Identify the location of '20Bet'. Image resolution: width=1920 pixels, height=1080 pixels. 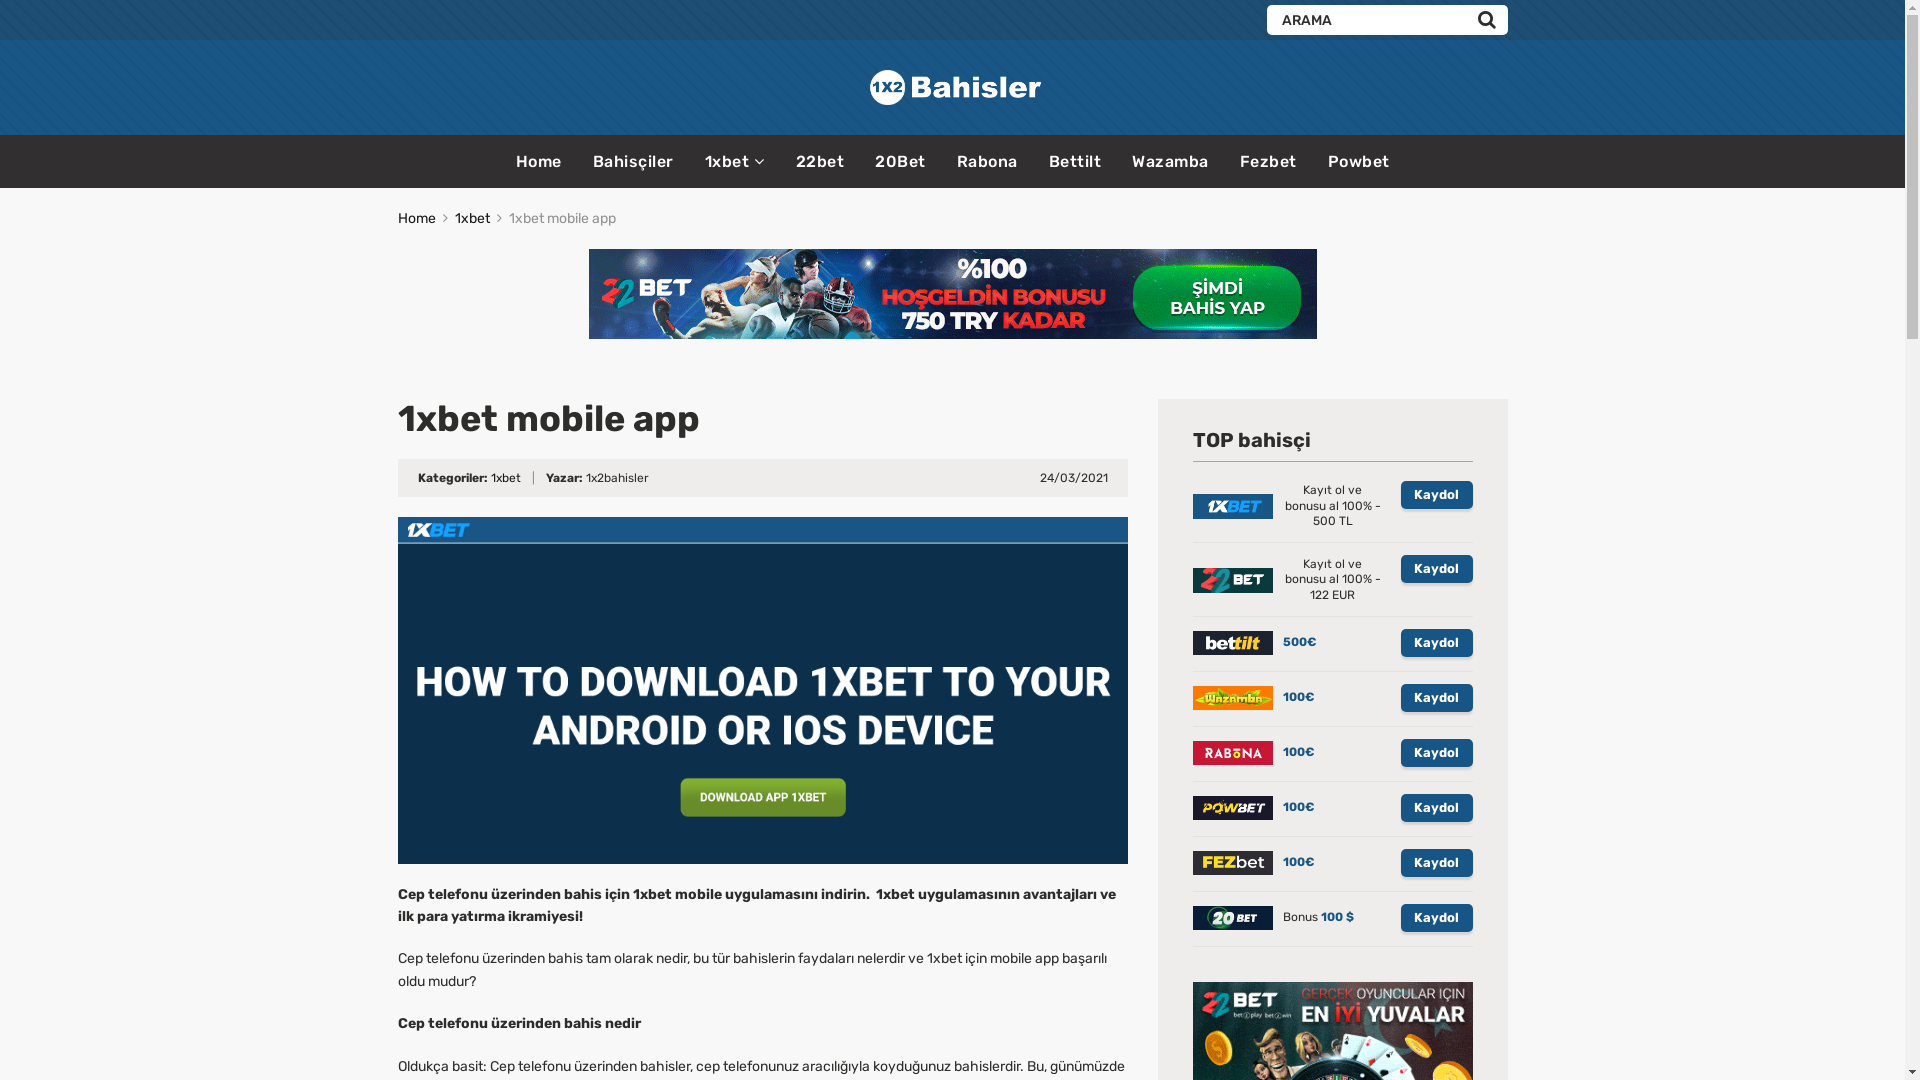
(899, 161).